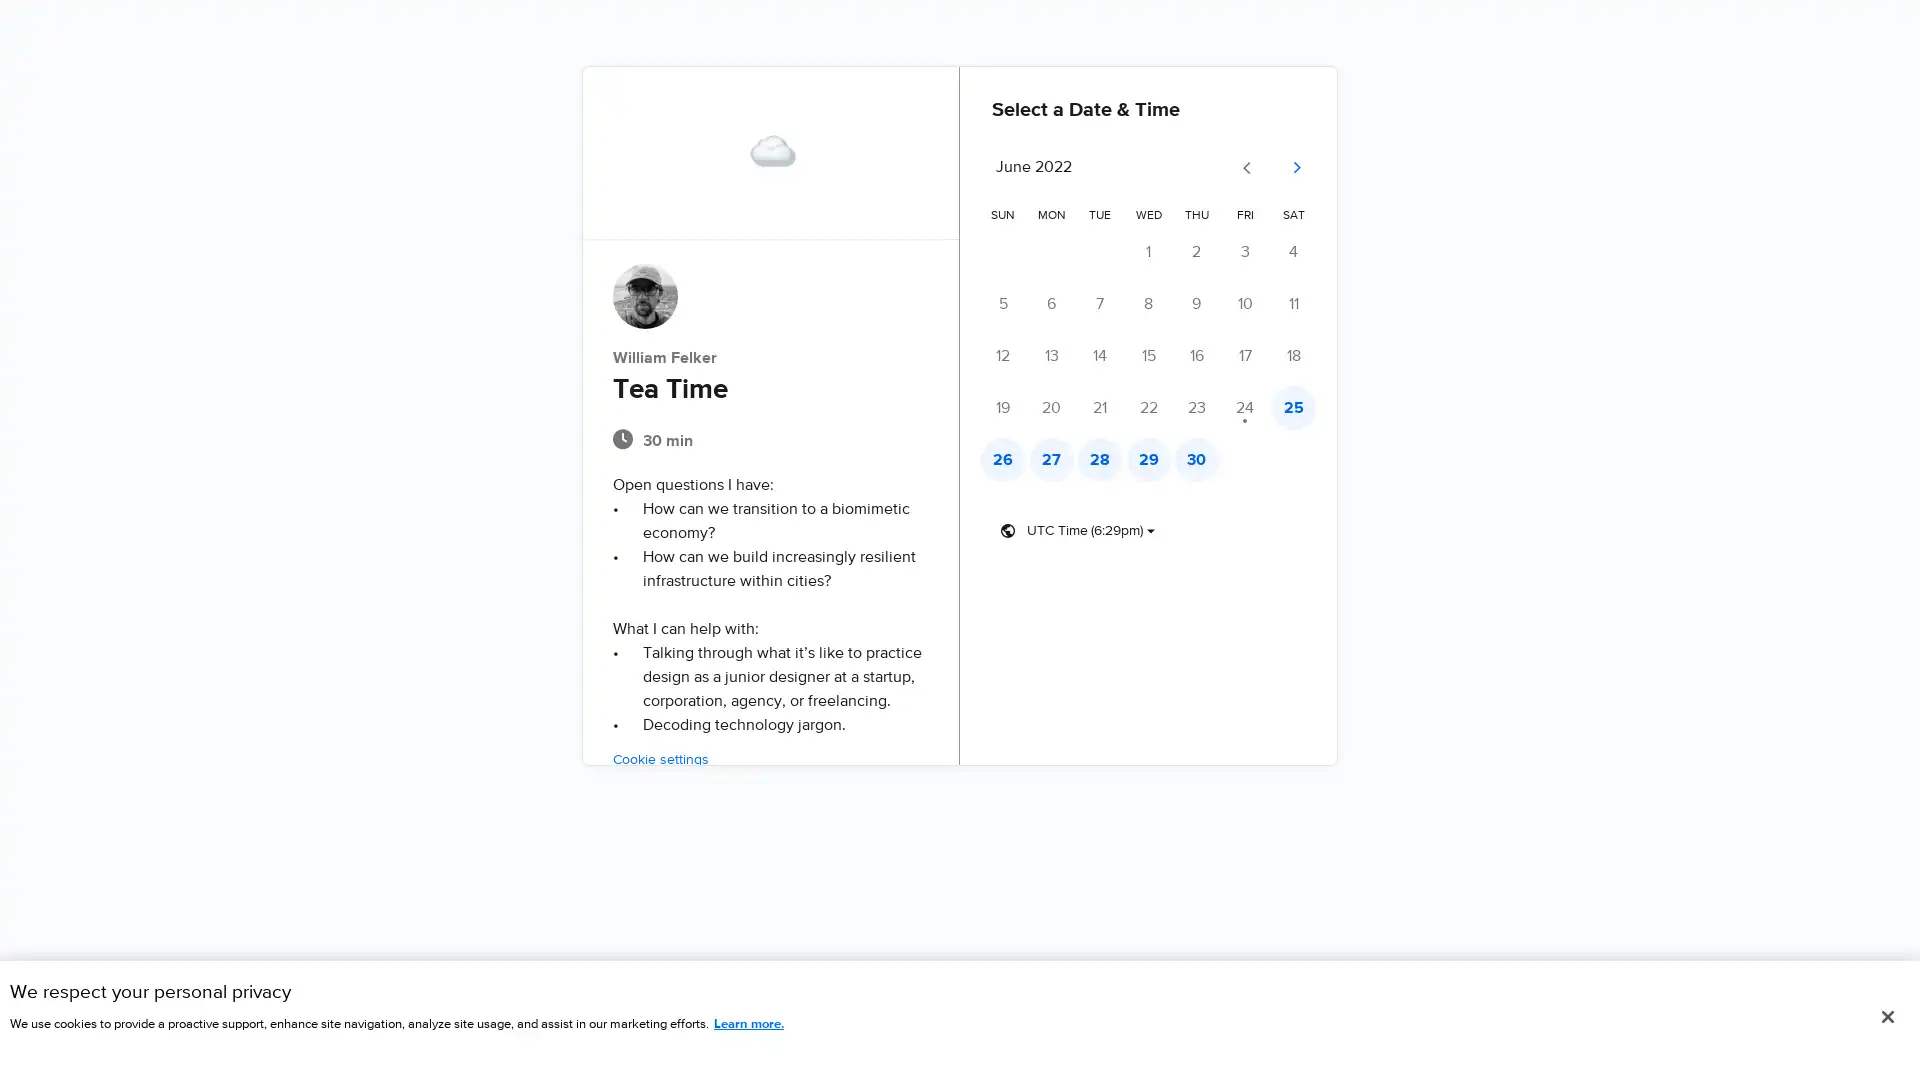 Image resolution: width=1920 pixels, height=1080 pixels. I want to click on Cookie settings, so click(637, 760).